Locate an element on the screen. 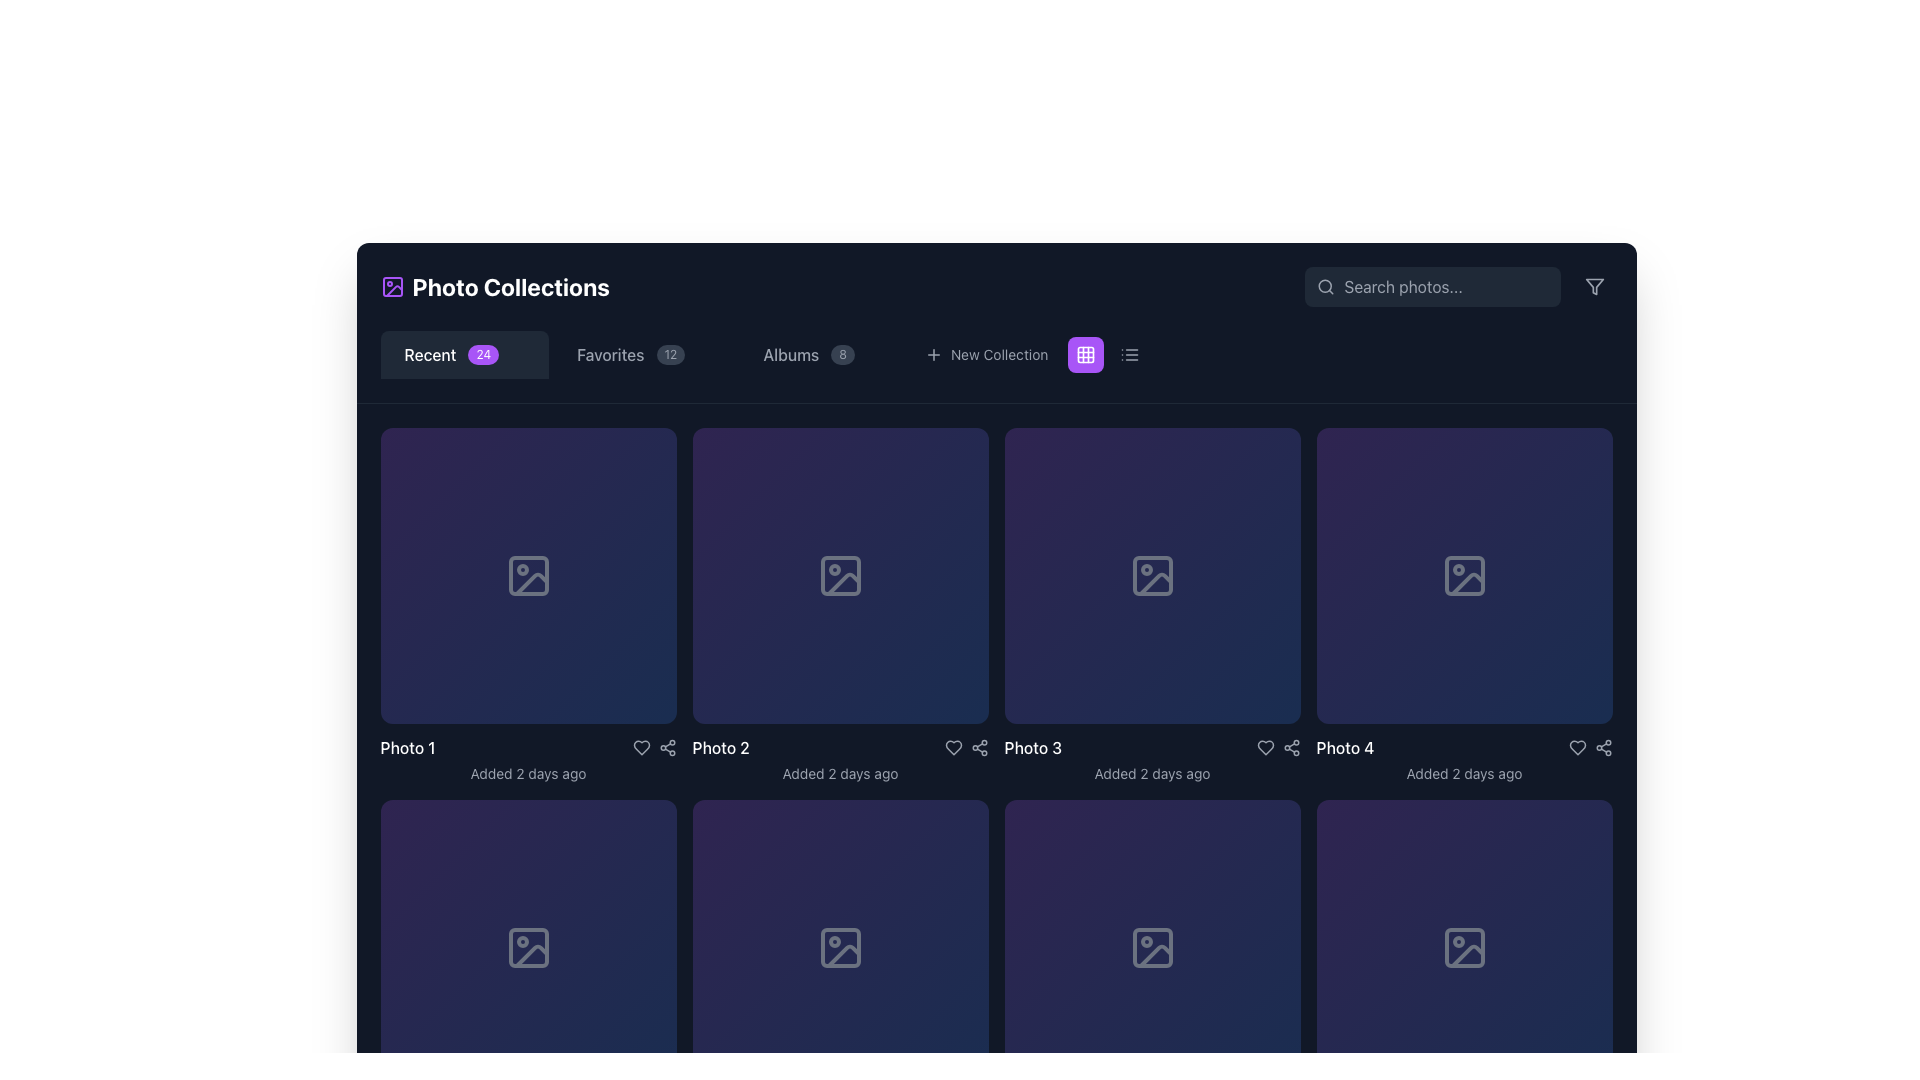 Image resolution: width=1920 pixels, height=1080 pixels. the small circular share icon button located in the third column of the grid layout, directly beneath the thumbnail for 'Photo 3' is located at coordinates (979, 748).